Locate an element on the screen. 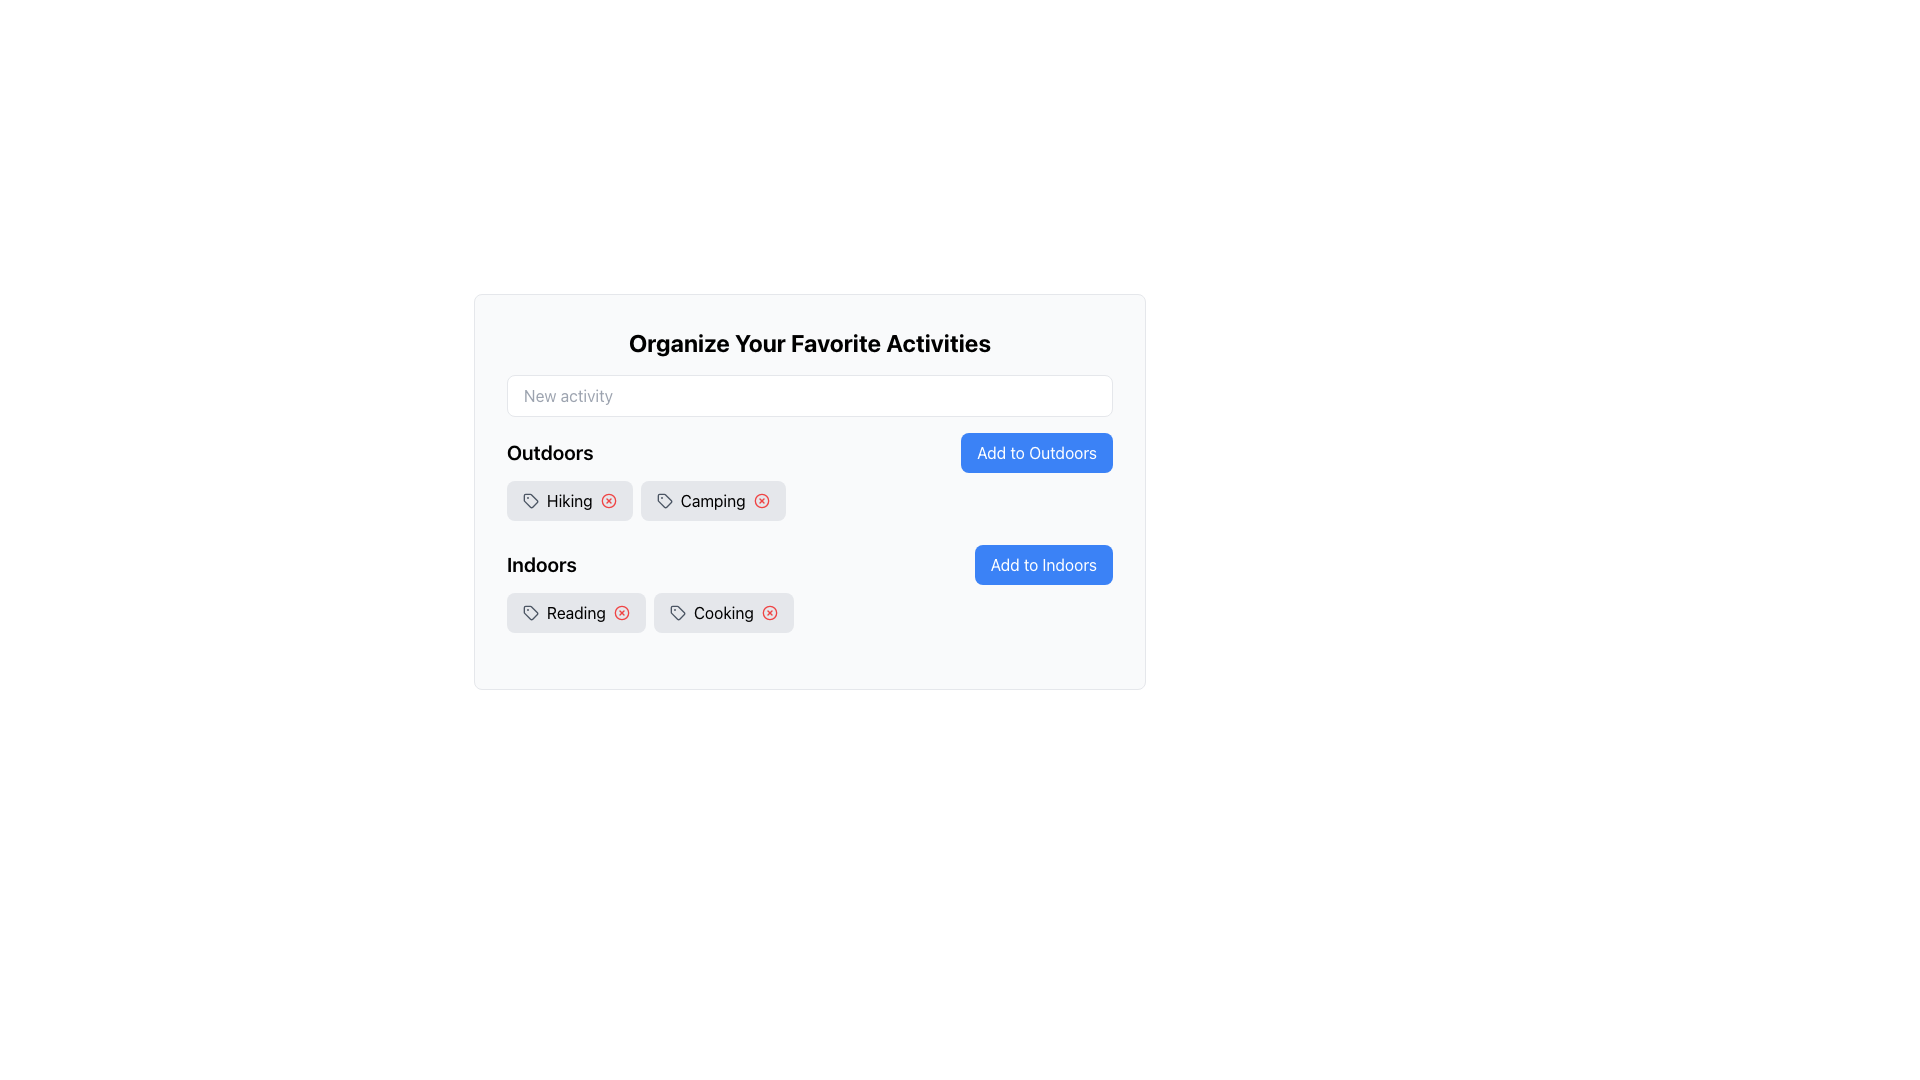 This screenshot has width=1920, height=1080. the circular red bordered icon with a red 'x' inside, located next to the word 'Camping' is located at coordinates (760, 500).